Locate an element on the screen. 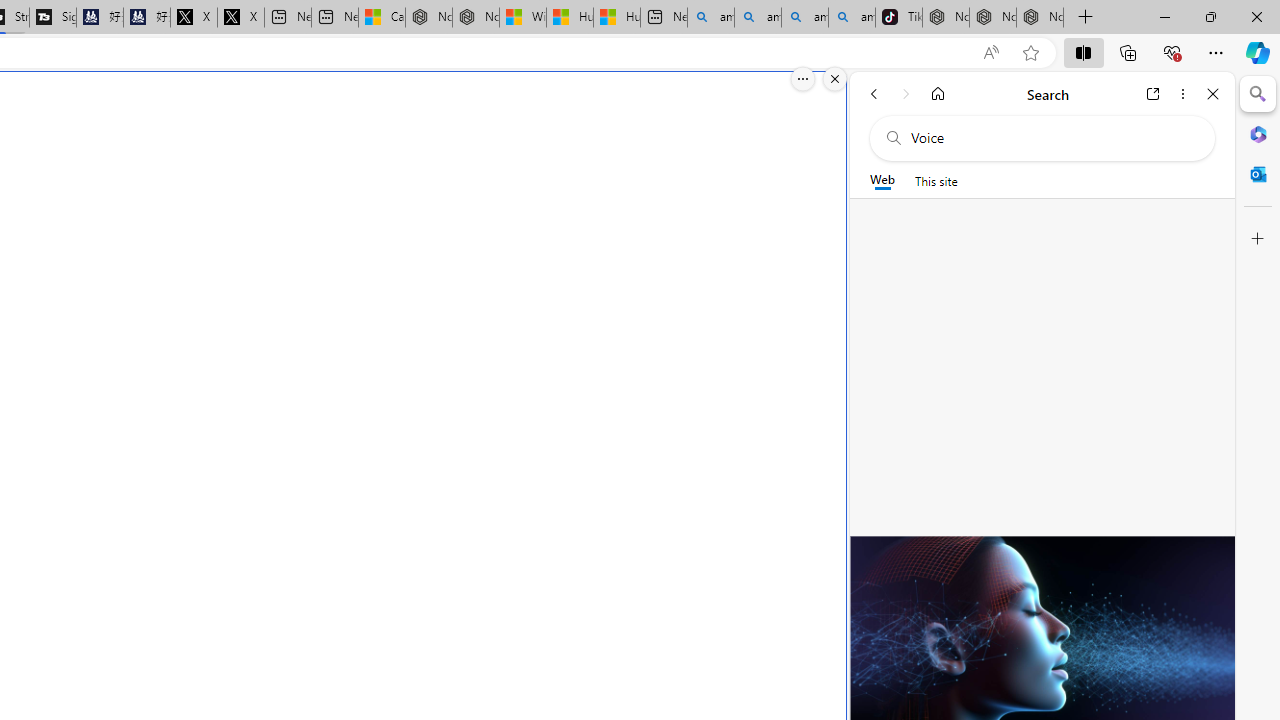  'Home' is located at coordinates (937, 93).